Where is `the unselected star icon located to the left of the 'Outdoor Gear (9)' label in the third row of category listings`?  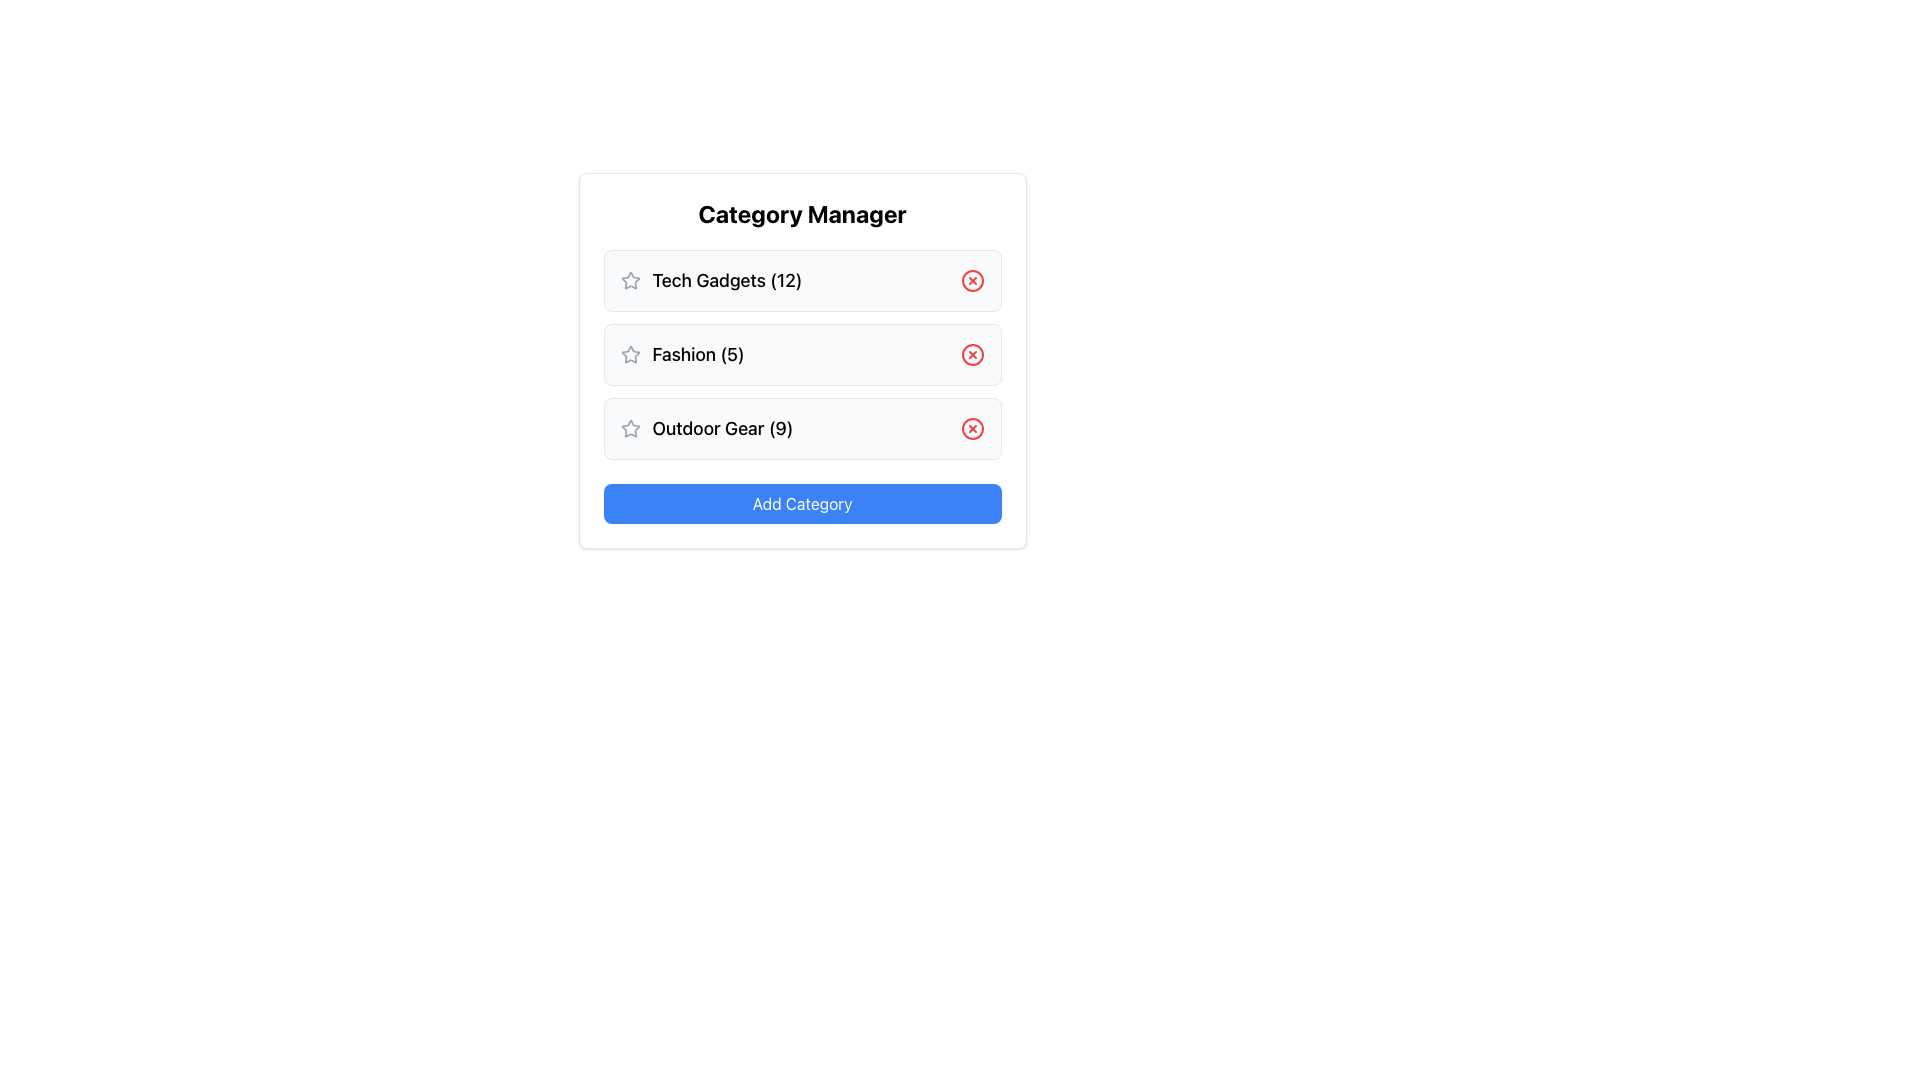
the unselected star icon located to the left of the 'Outdoor Gear (9)' label in the third row of category listings is located at coordinates (629, 427).